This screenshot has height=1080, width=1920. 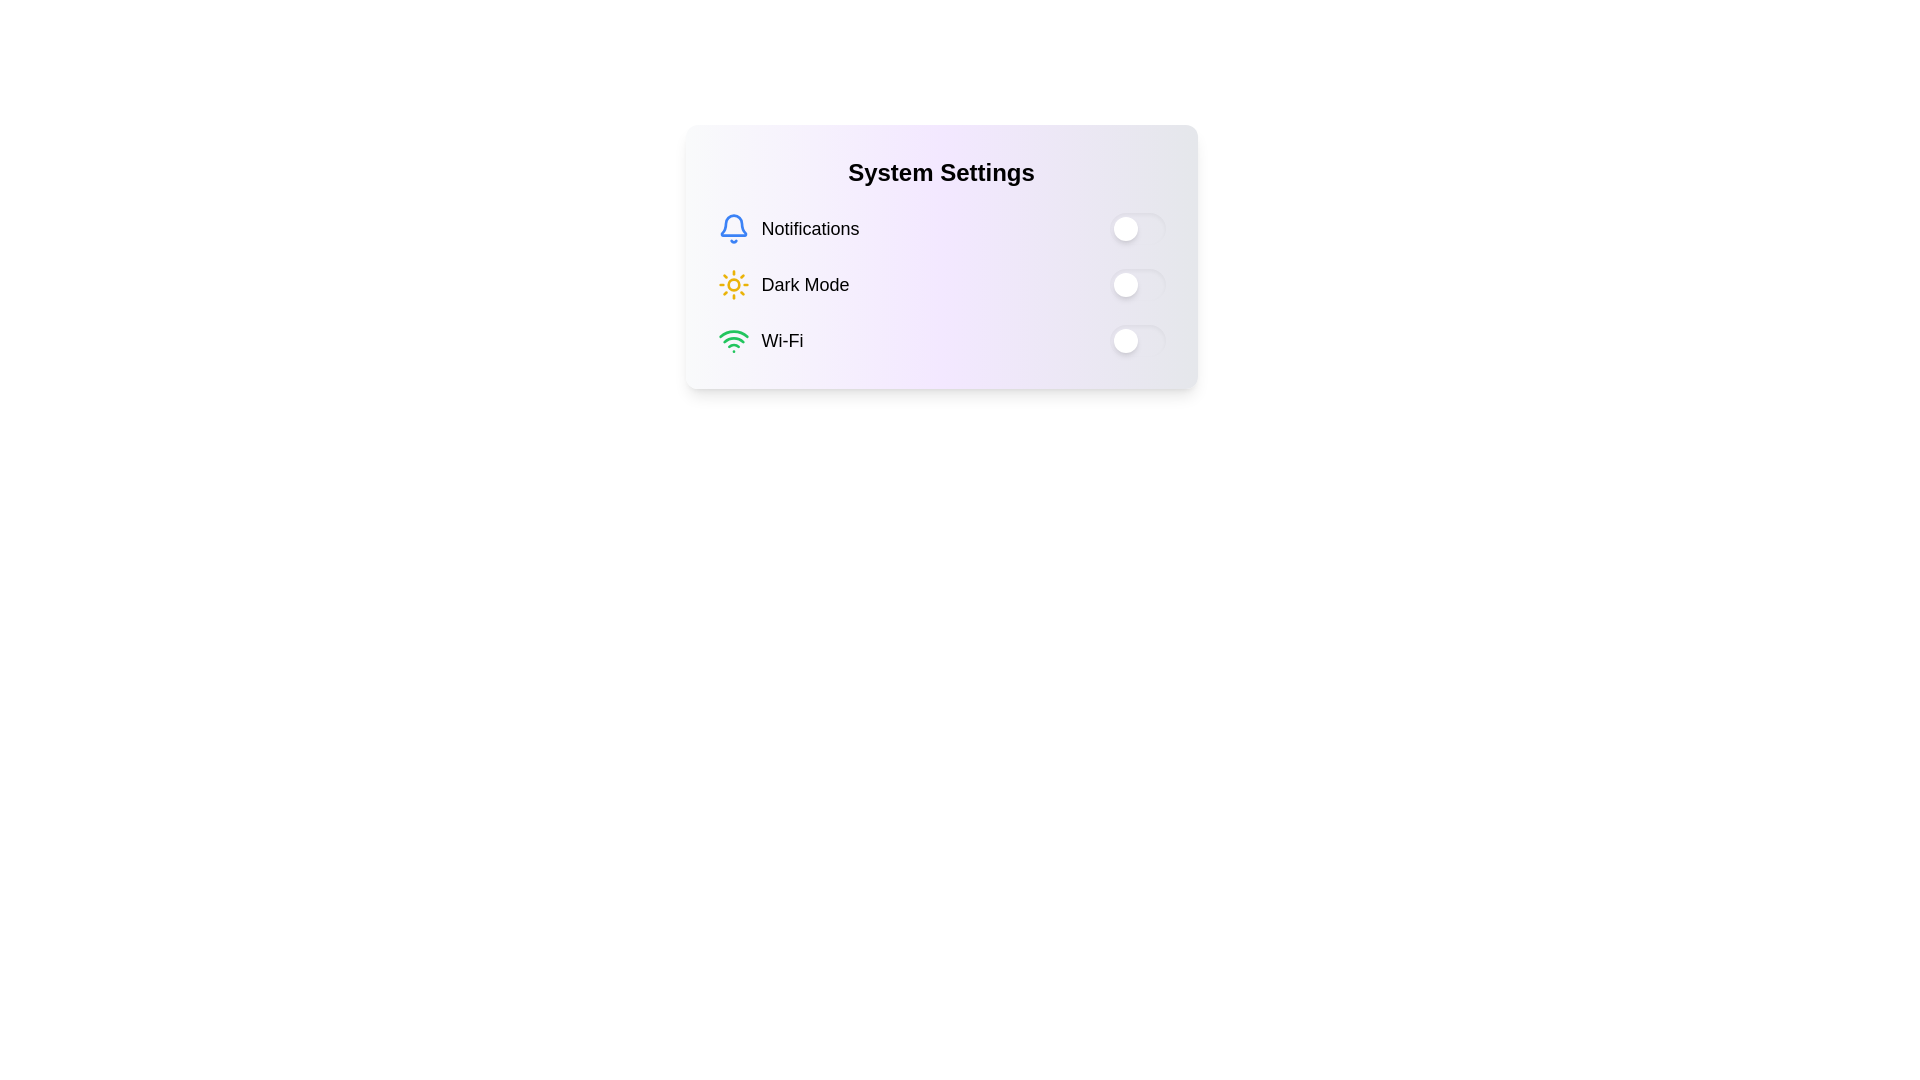 I want to click on the toggle switch for notifications in the System Settings panel, so click(x=1137, y=227).